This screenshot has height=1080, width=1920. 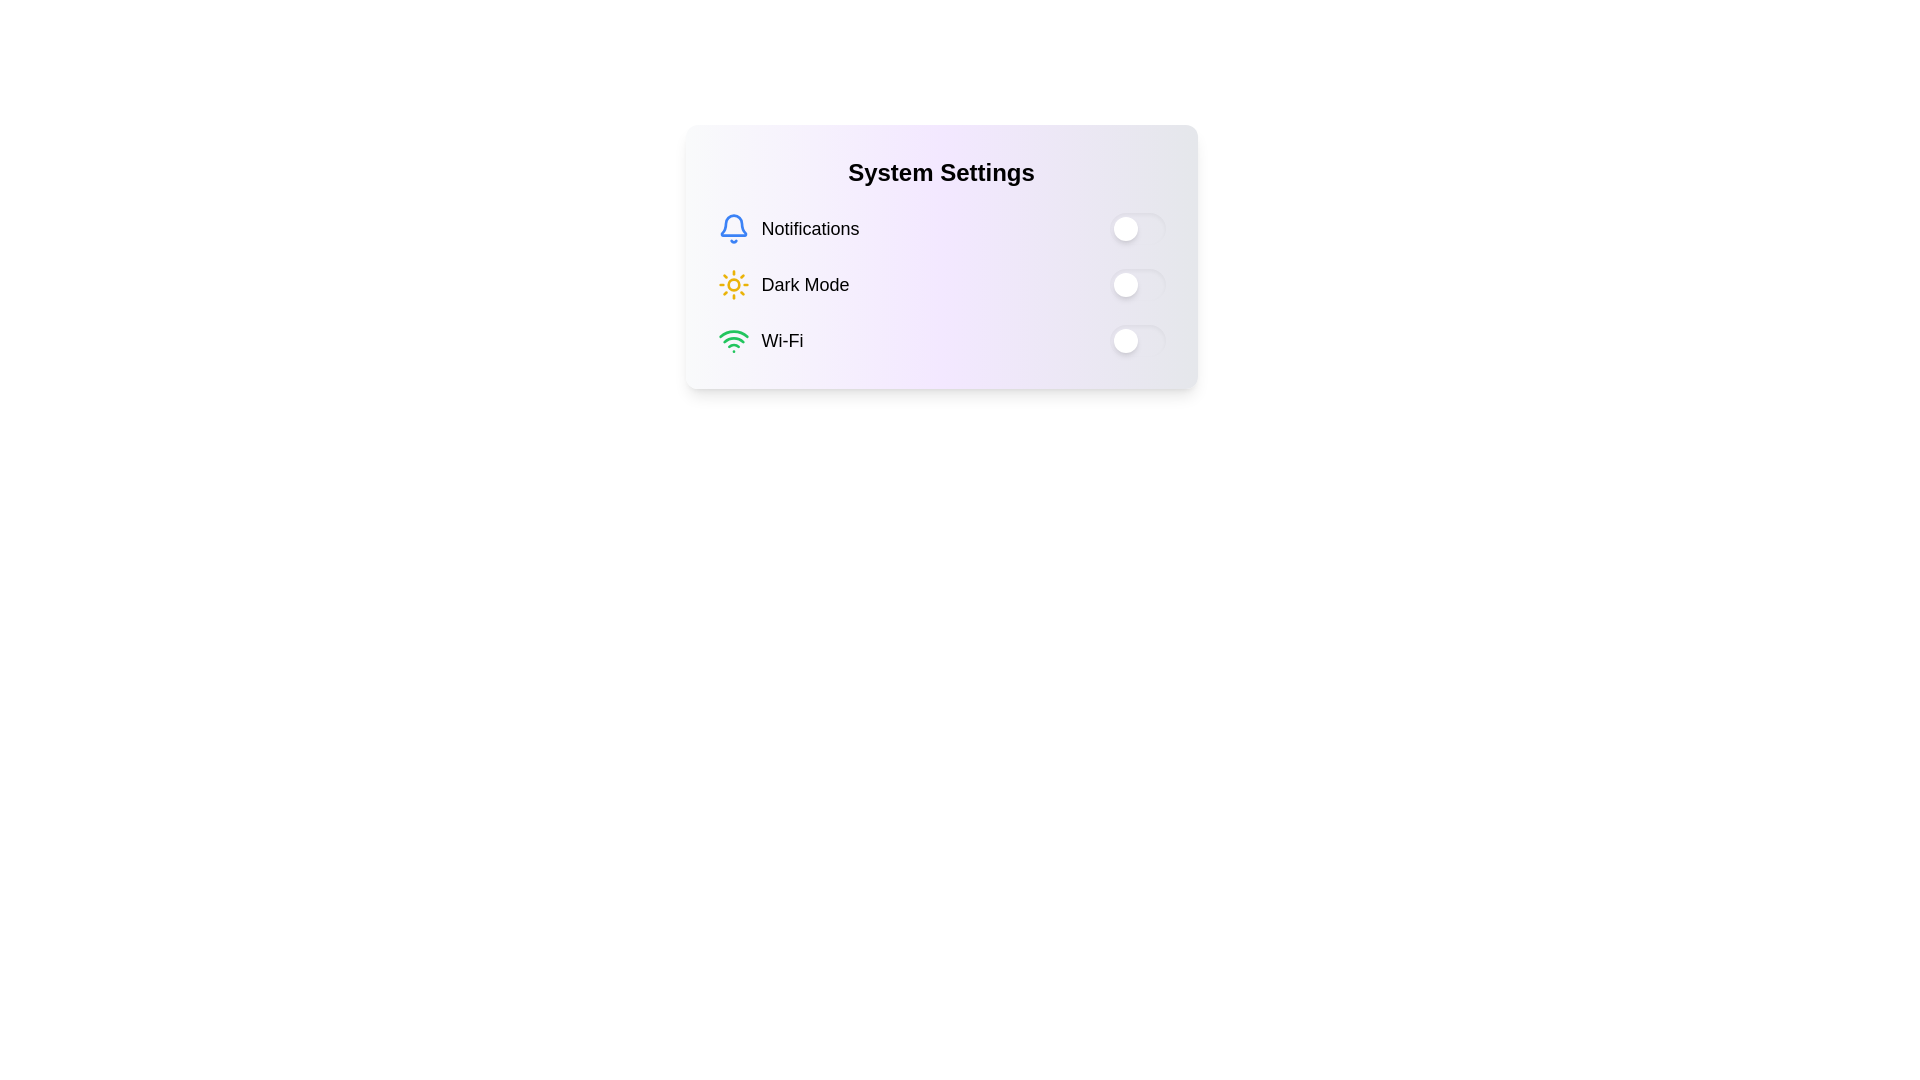 I want to click on the toggle switch for notifications in the System Settings panel, so click(x=1137, y=227).